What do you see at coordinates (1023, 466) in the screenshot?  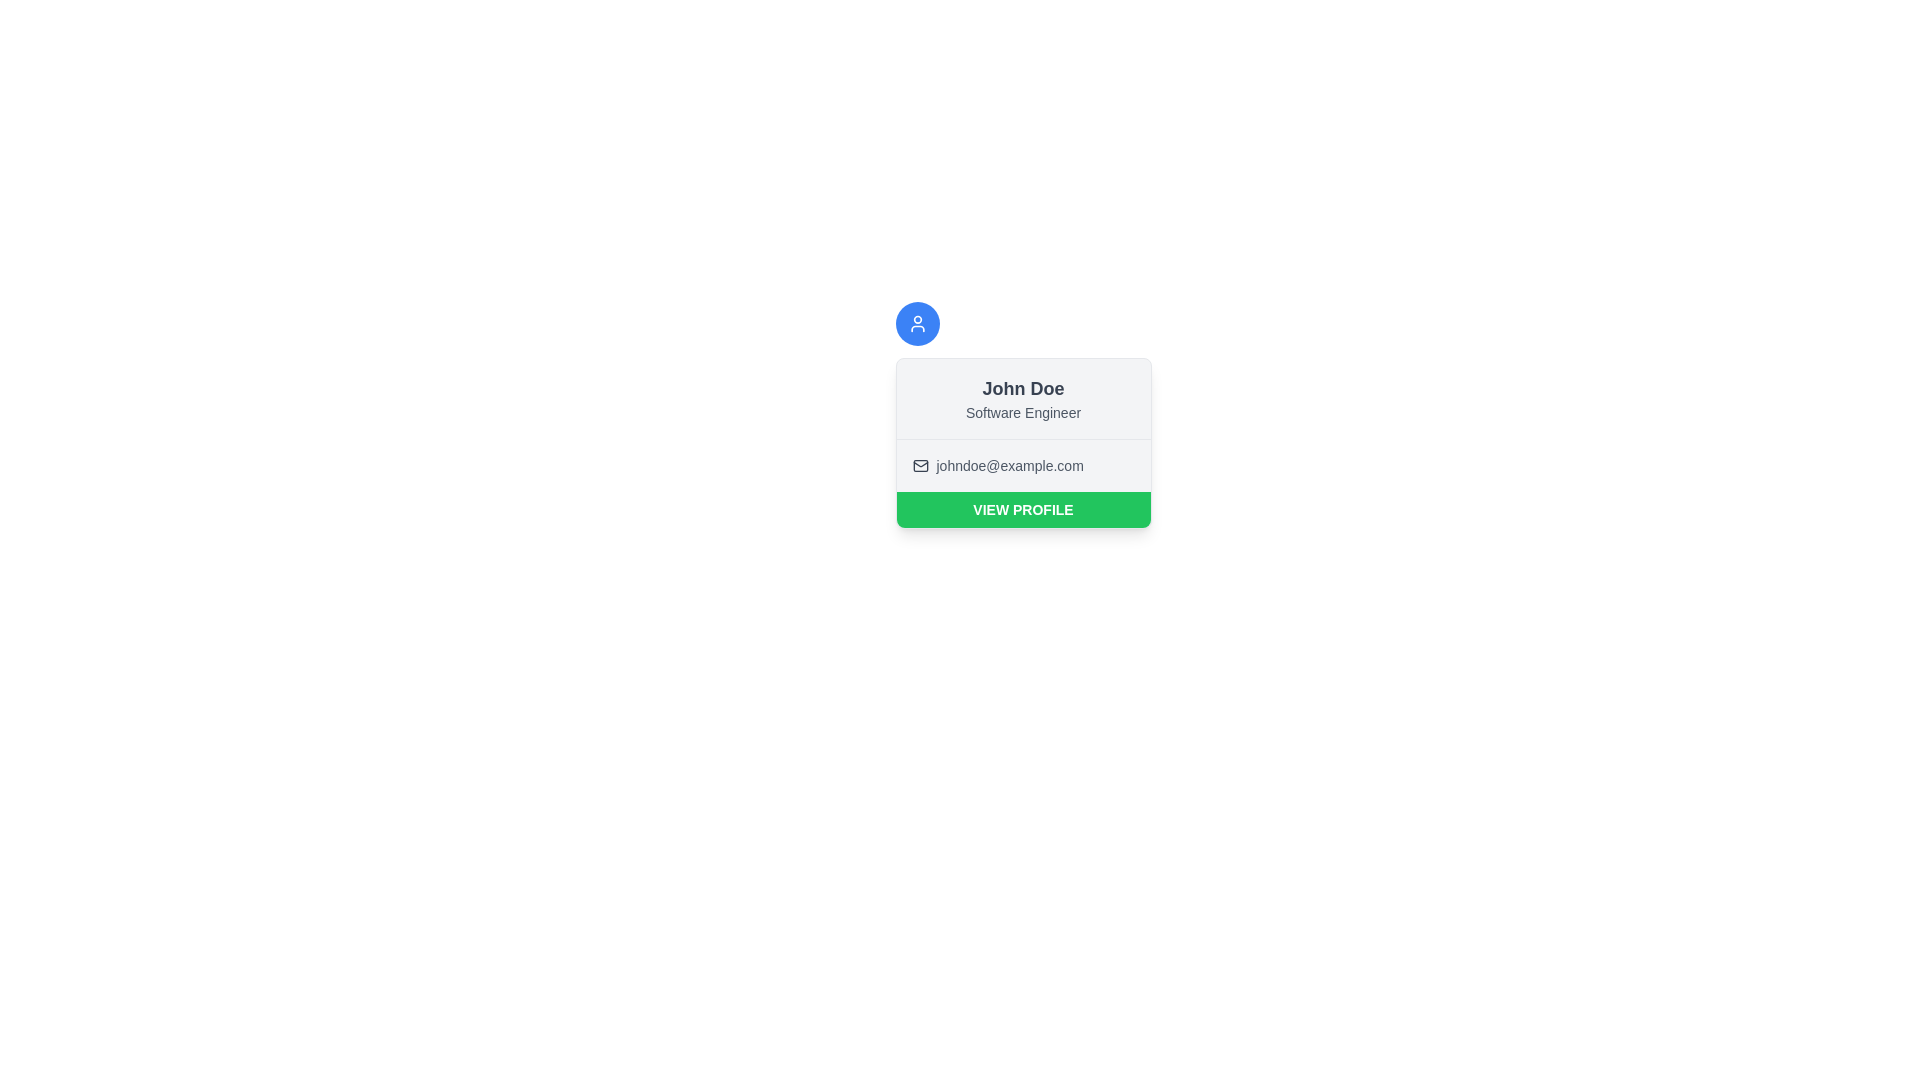 I see `the text display showing 'Email: johndoe@example.com'` at bounding box center [1023, 466].